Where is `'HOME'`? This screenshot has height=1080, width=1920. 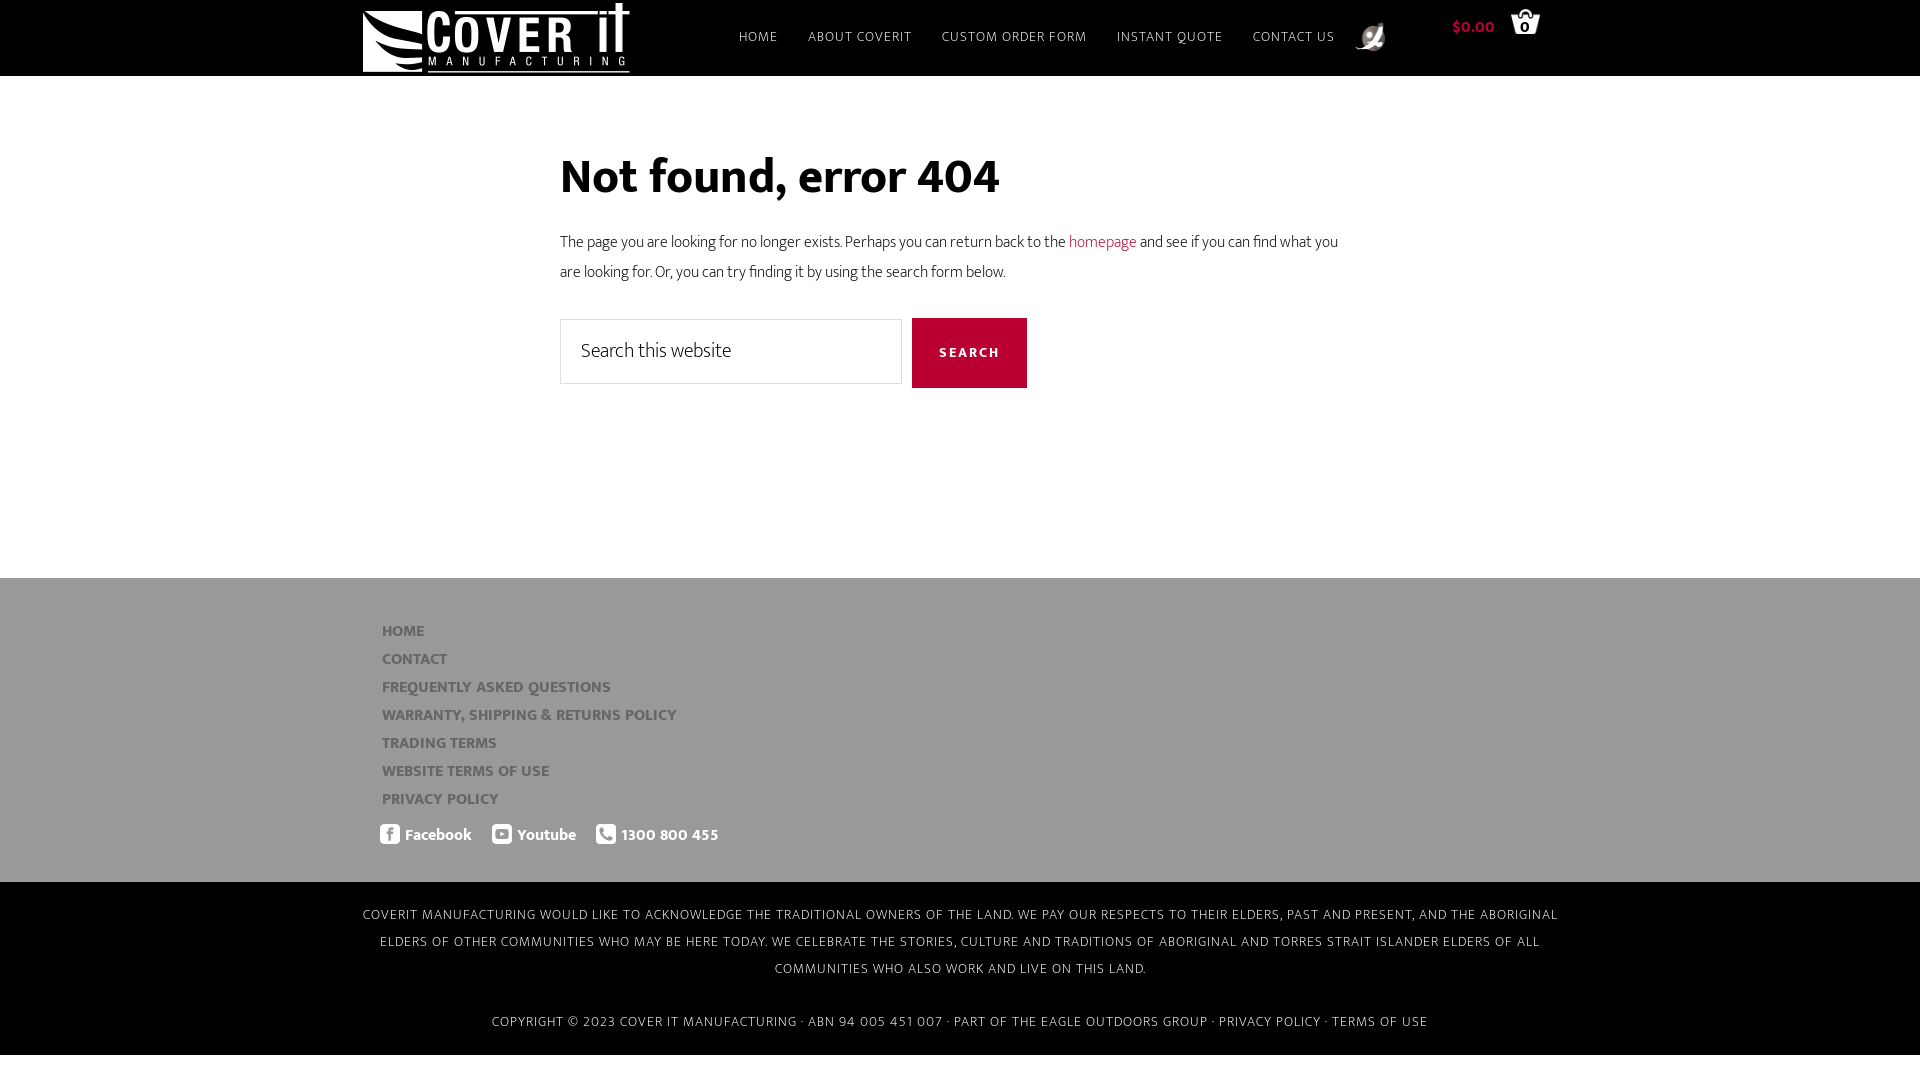
'HOME' is located at coordinates (402, 631).